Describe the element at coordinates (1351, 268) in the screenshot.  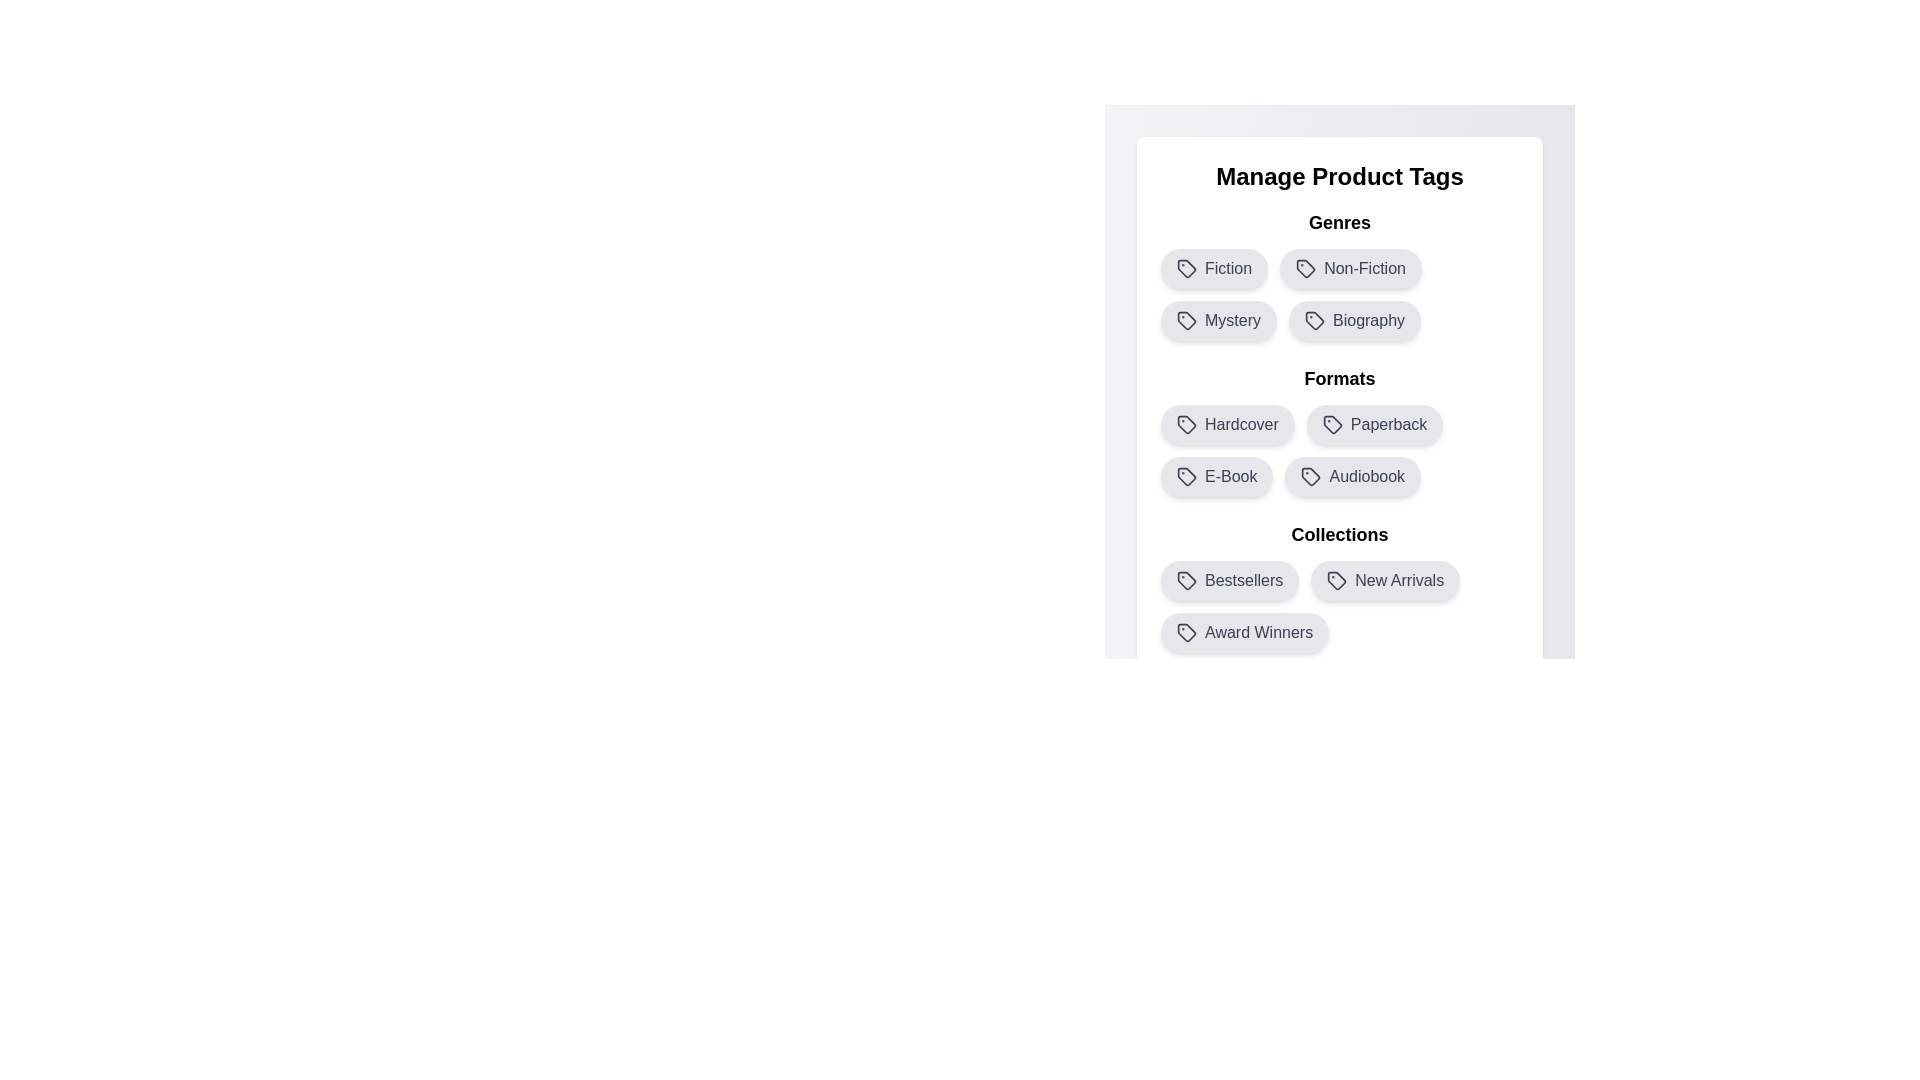
I see `the 'Non-Fiction' interactive button in the Genres section` at that location.